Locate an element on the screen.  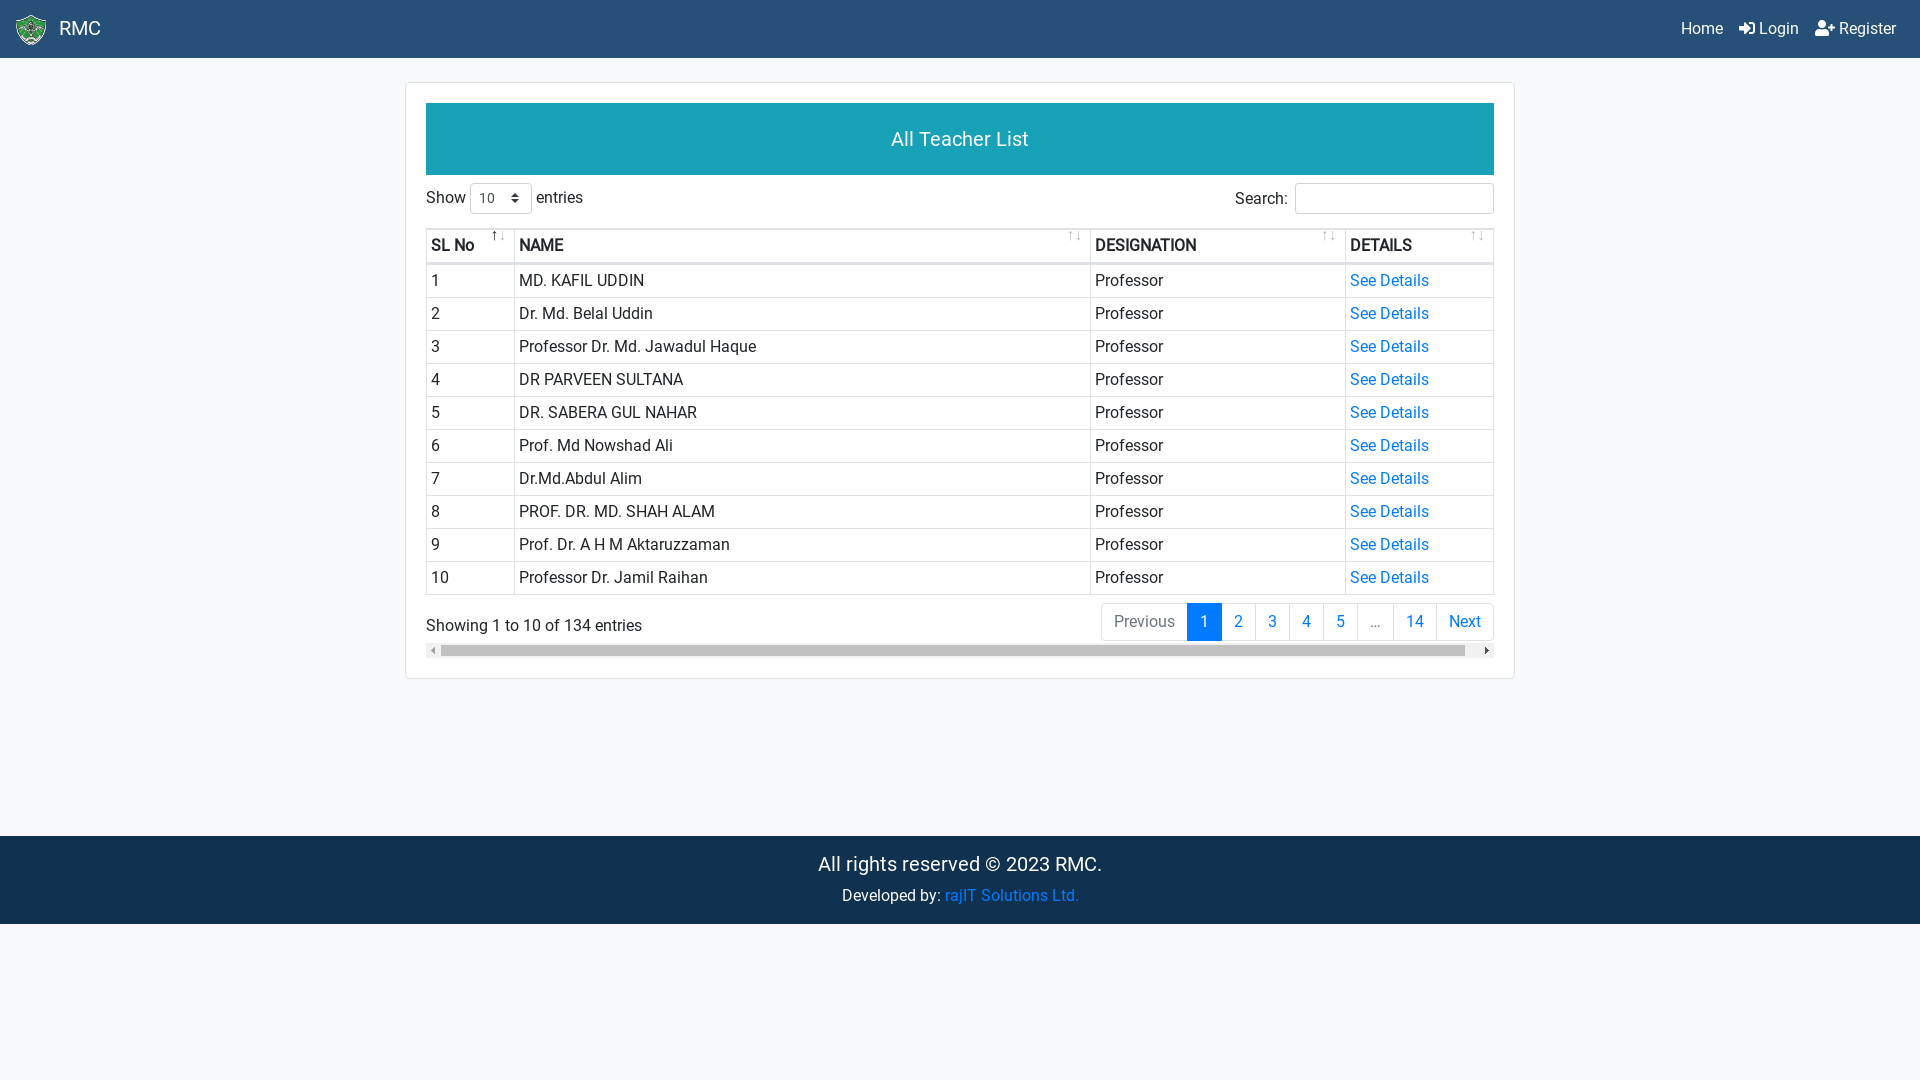
'See Details' is located at coordinates (1388, 577).